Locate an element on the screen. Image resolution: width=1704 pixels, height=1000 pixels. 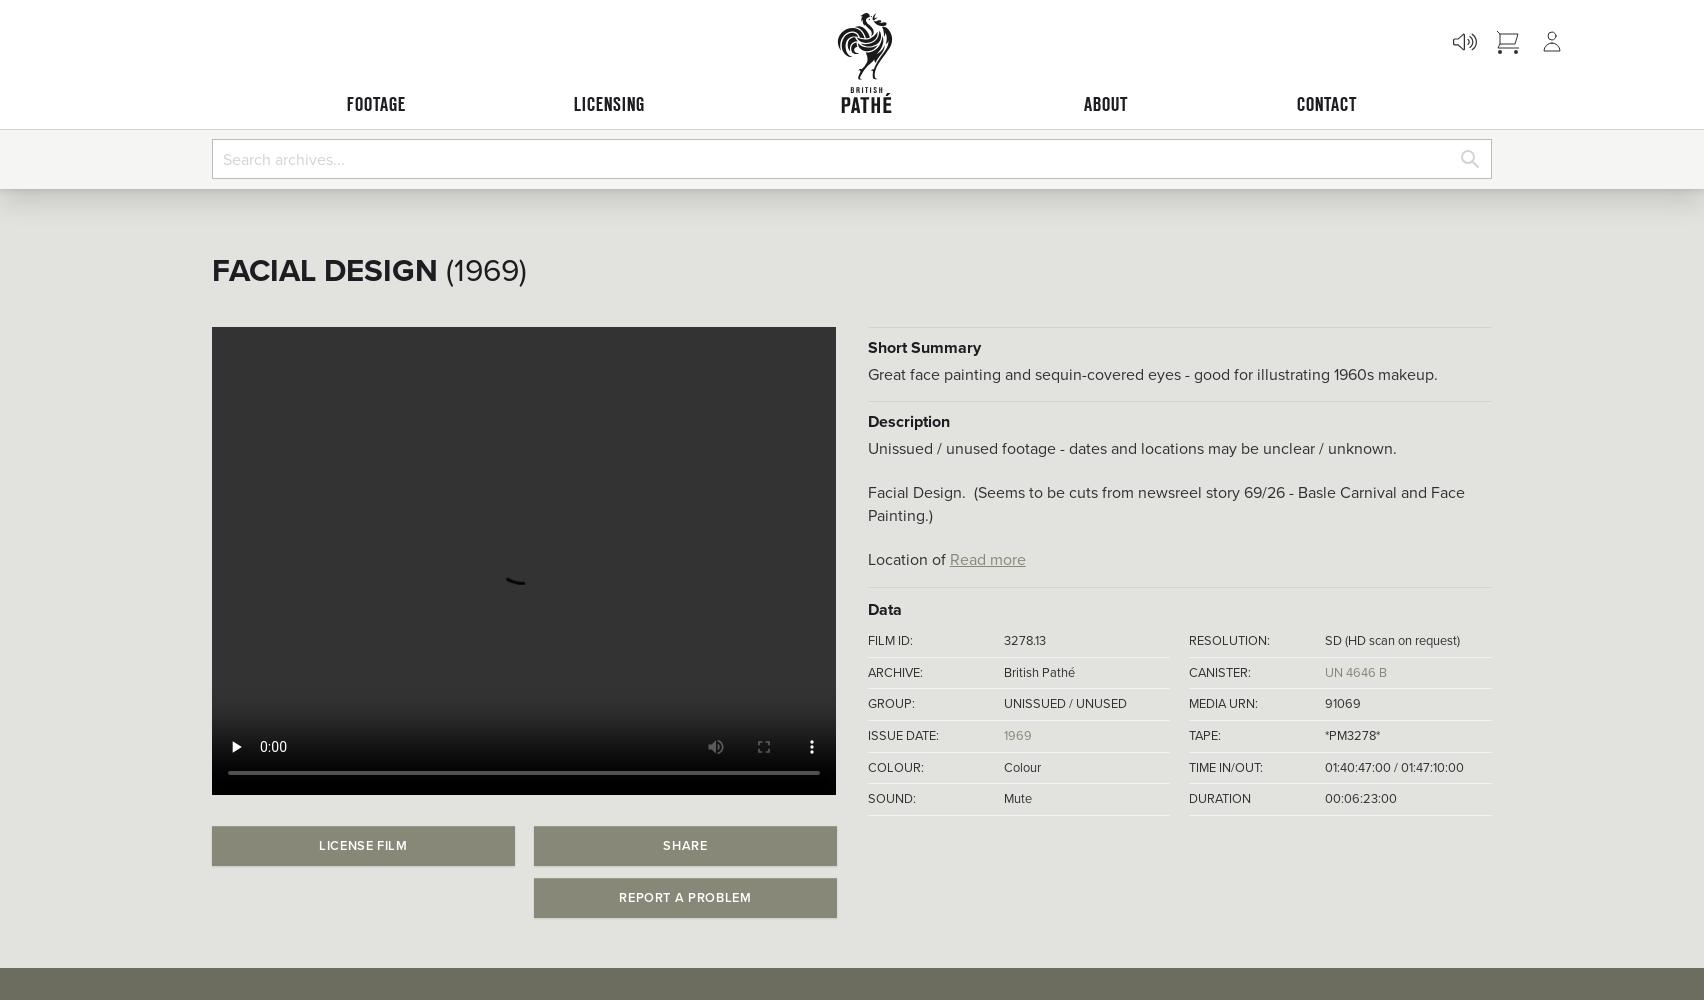
'ABOUT' is located at coordinates (1083, 103).